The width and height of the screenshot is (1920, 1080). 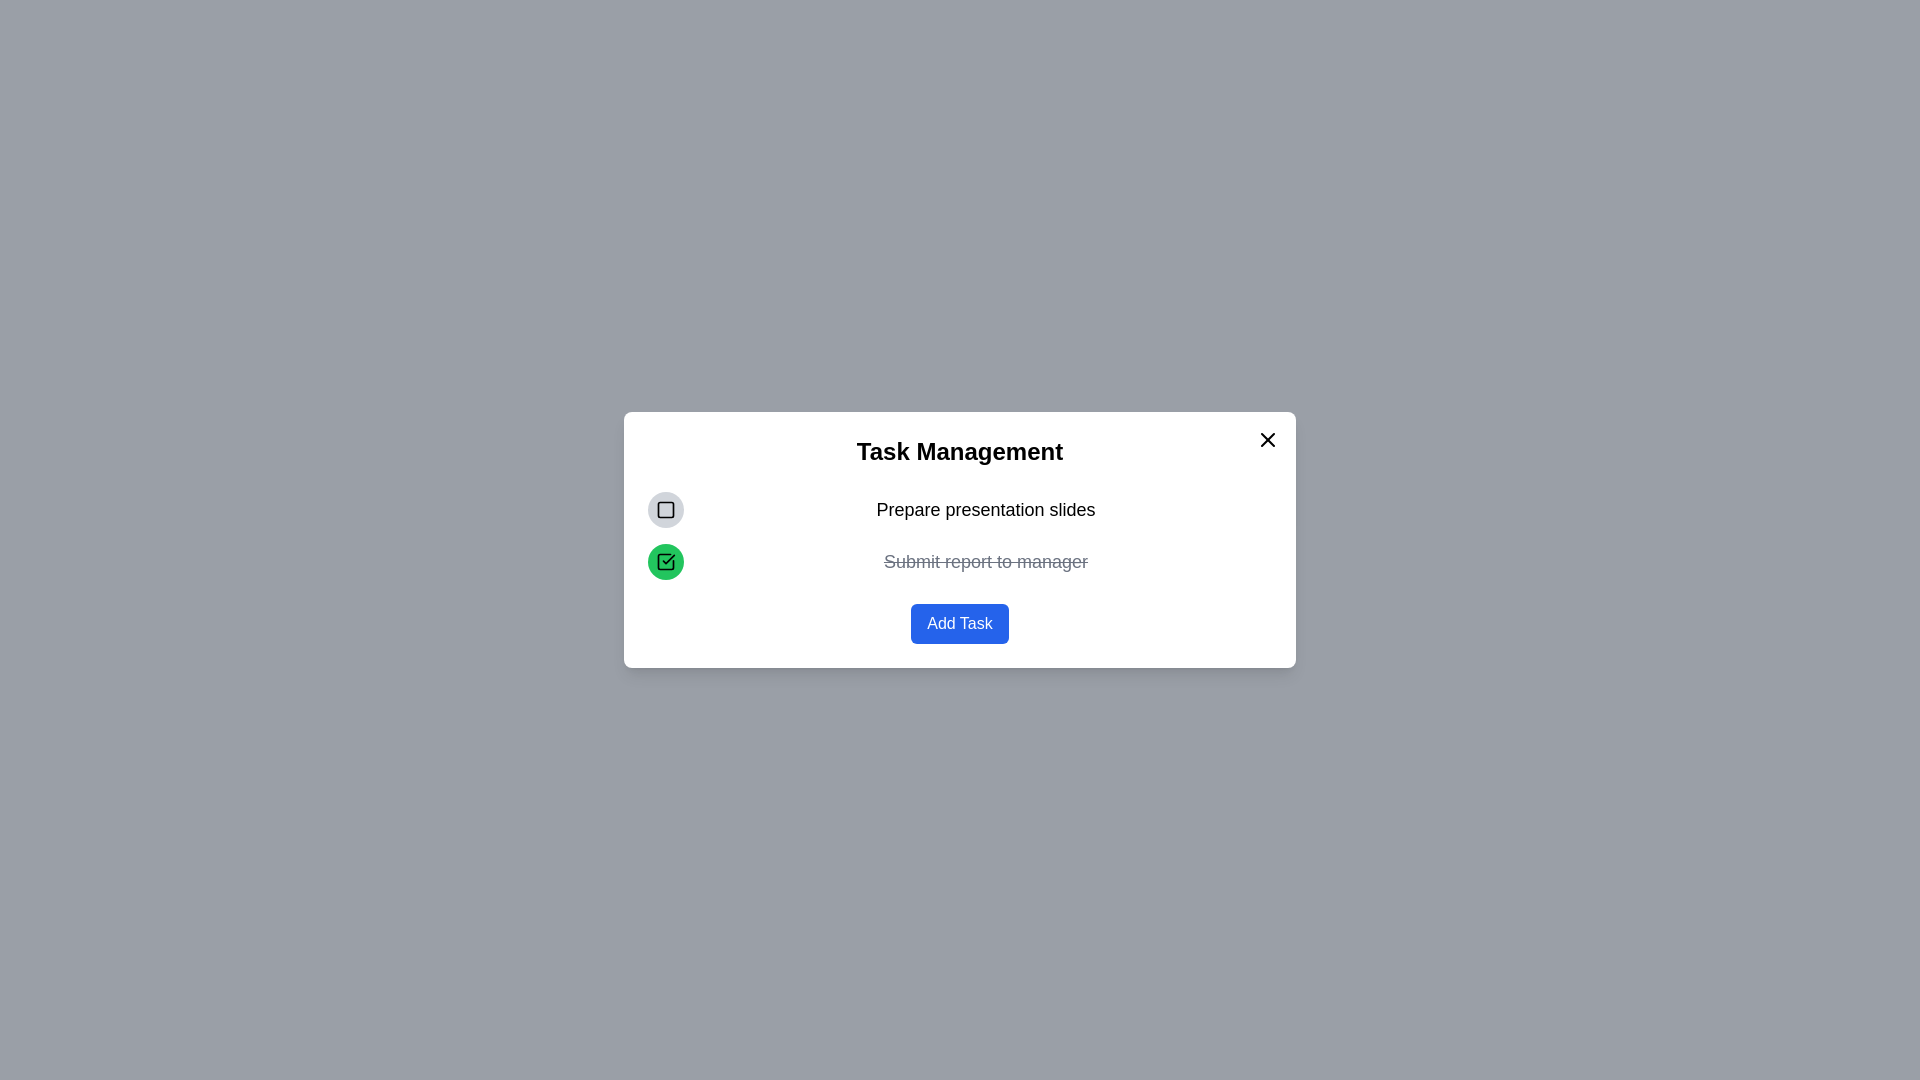 I want to click on the circular button with a bright green background and a checkmark icon, located to the left of the 'Submit report to manager' text, so click(x=666, y=562).